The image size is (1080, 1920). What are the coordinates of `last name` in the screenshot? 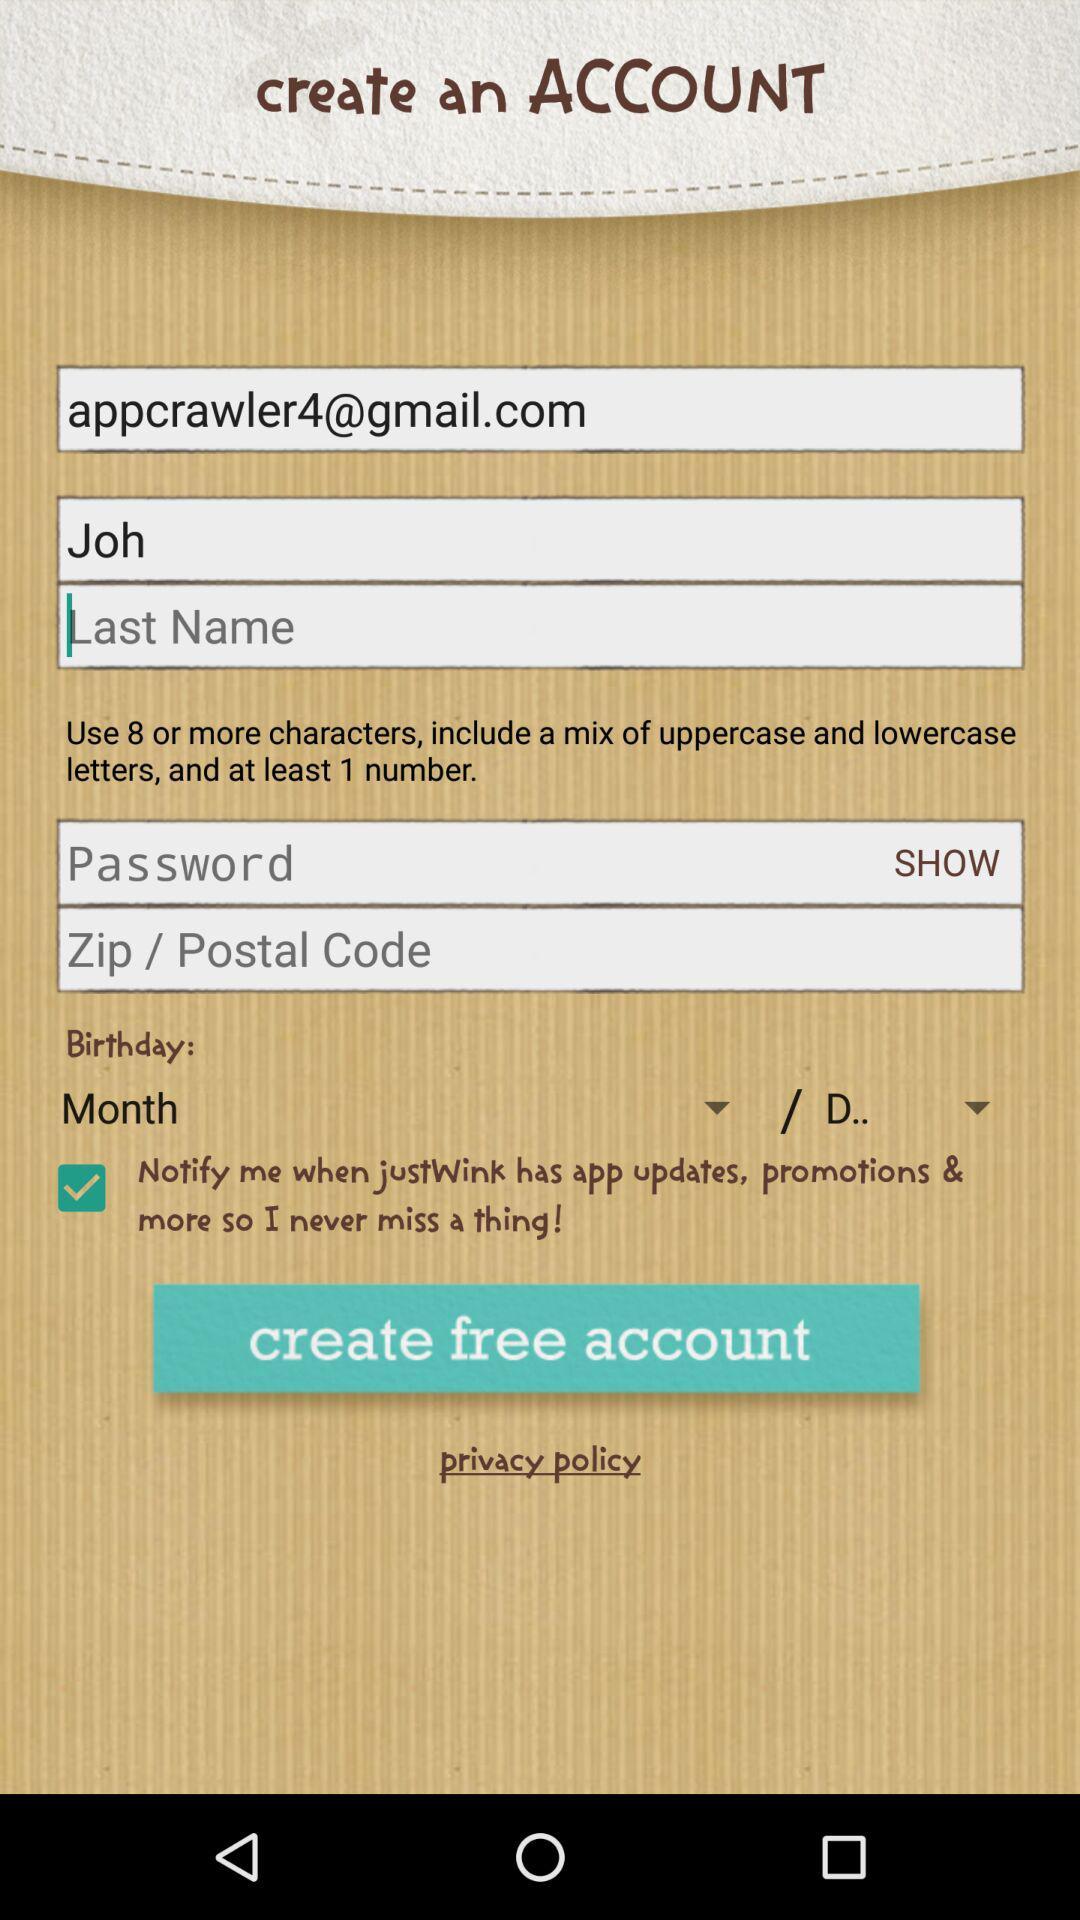 It's located at (540, 624).